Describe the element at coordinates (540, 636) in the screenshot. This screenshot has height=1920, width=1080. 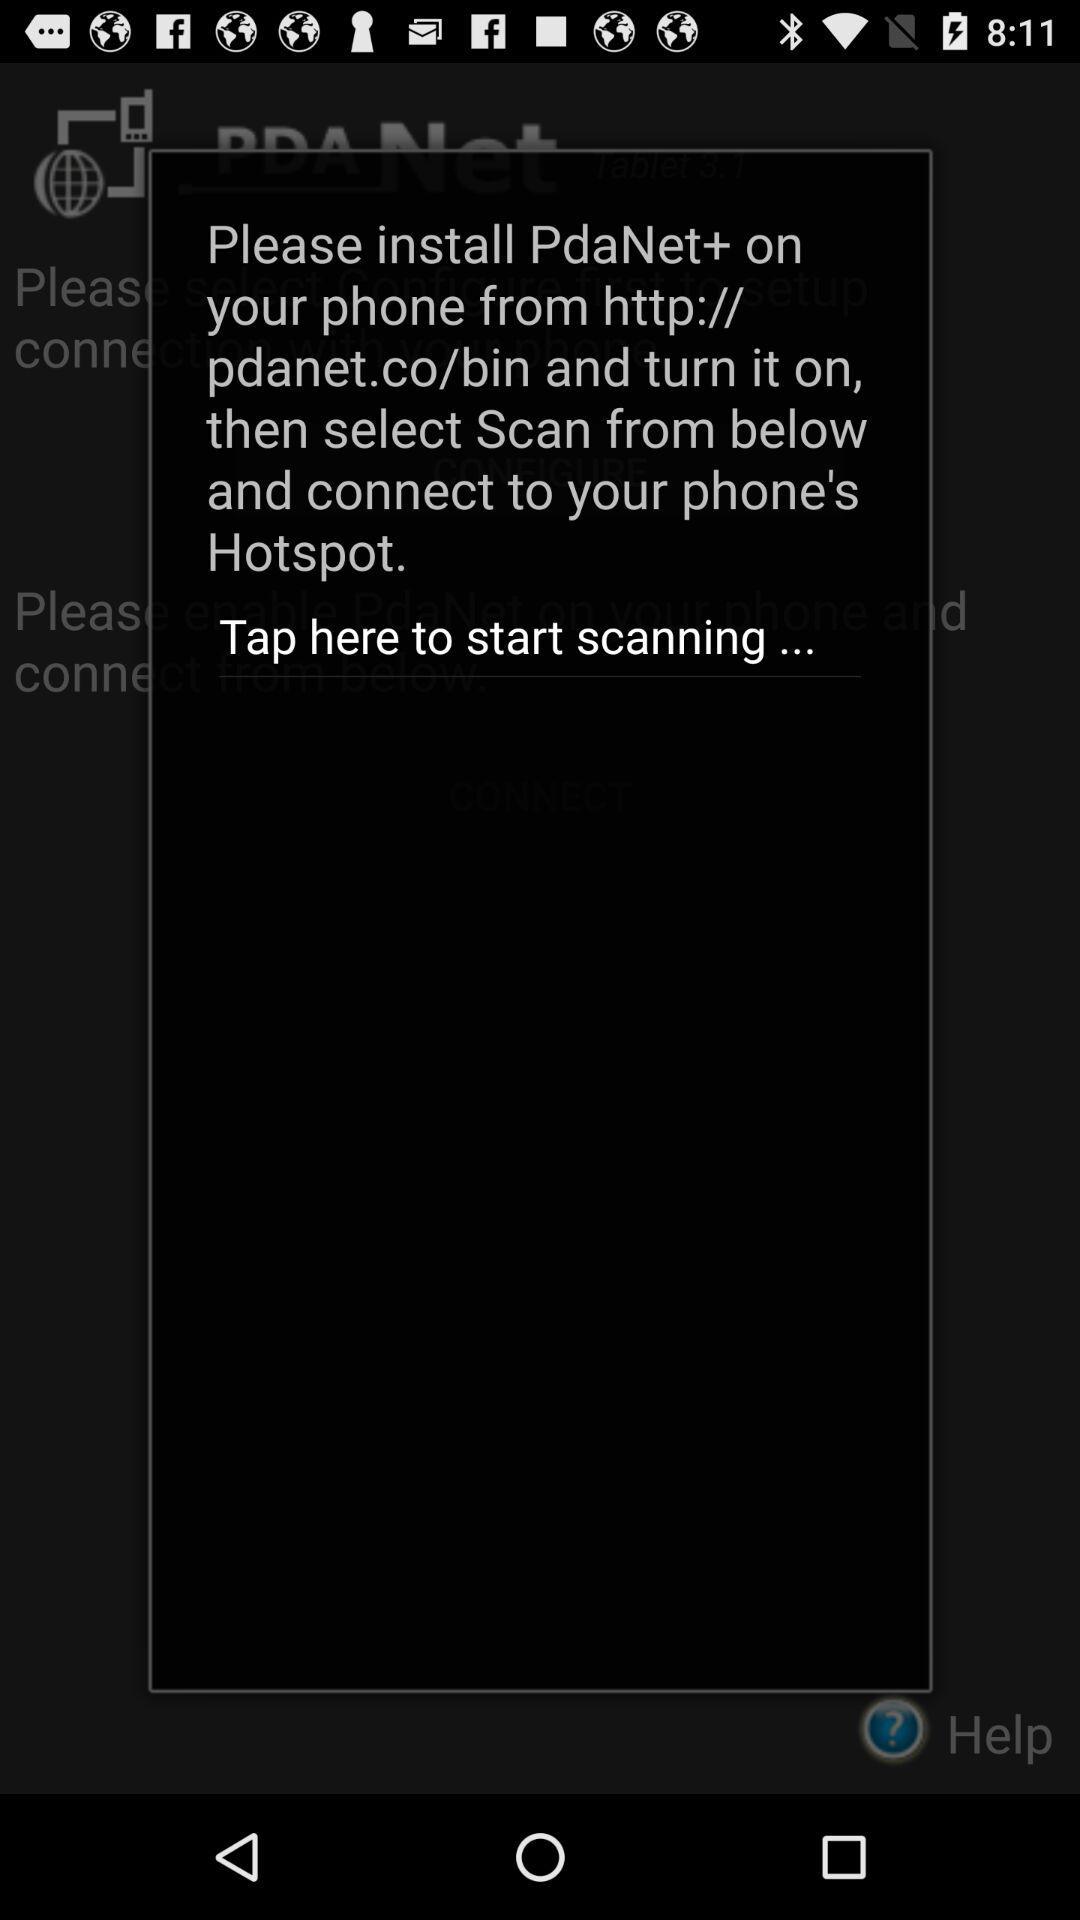
I see `the item below please install pdanet` at that location.